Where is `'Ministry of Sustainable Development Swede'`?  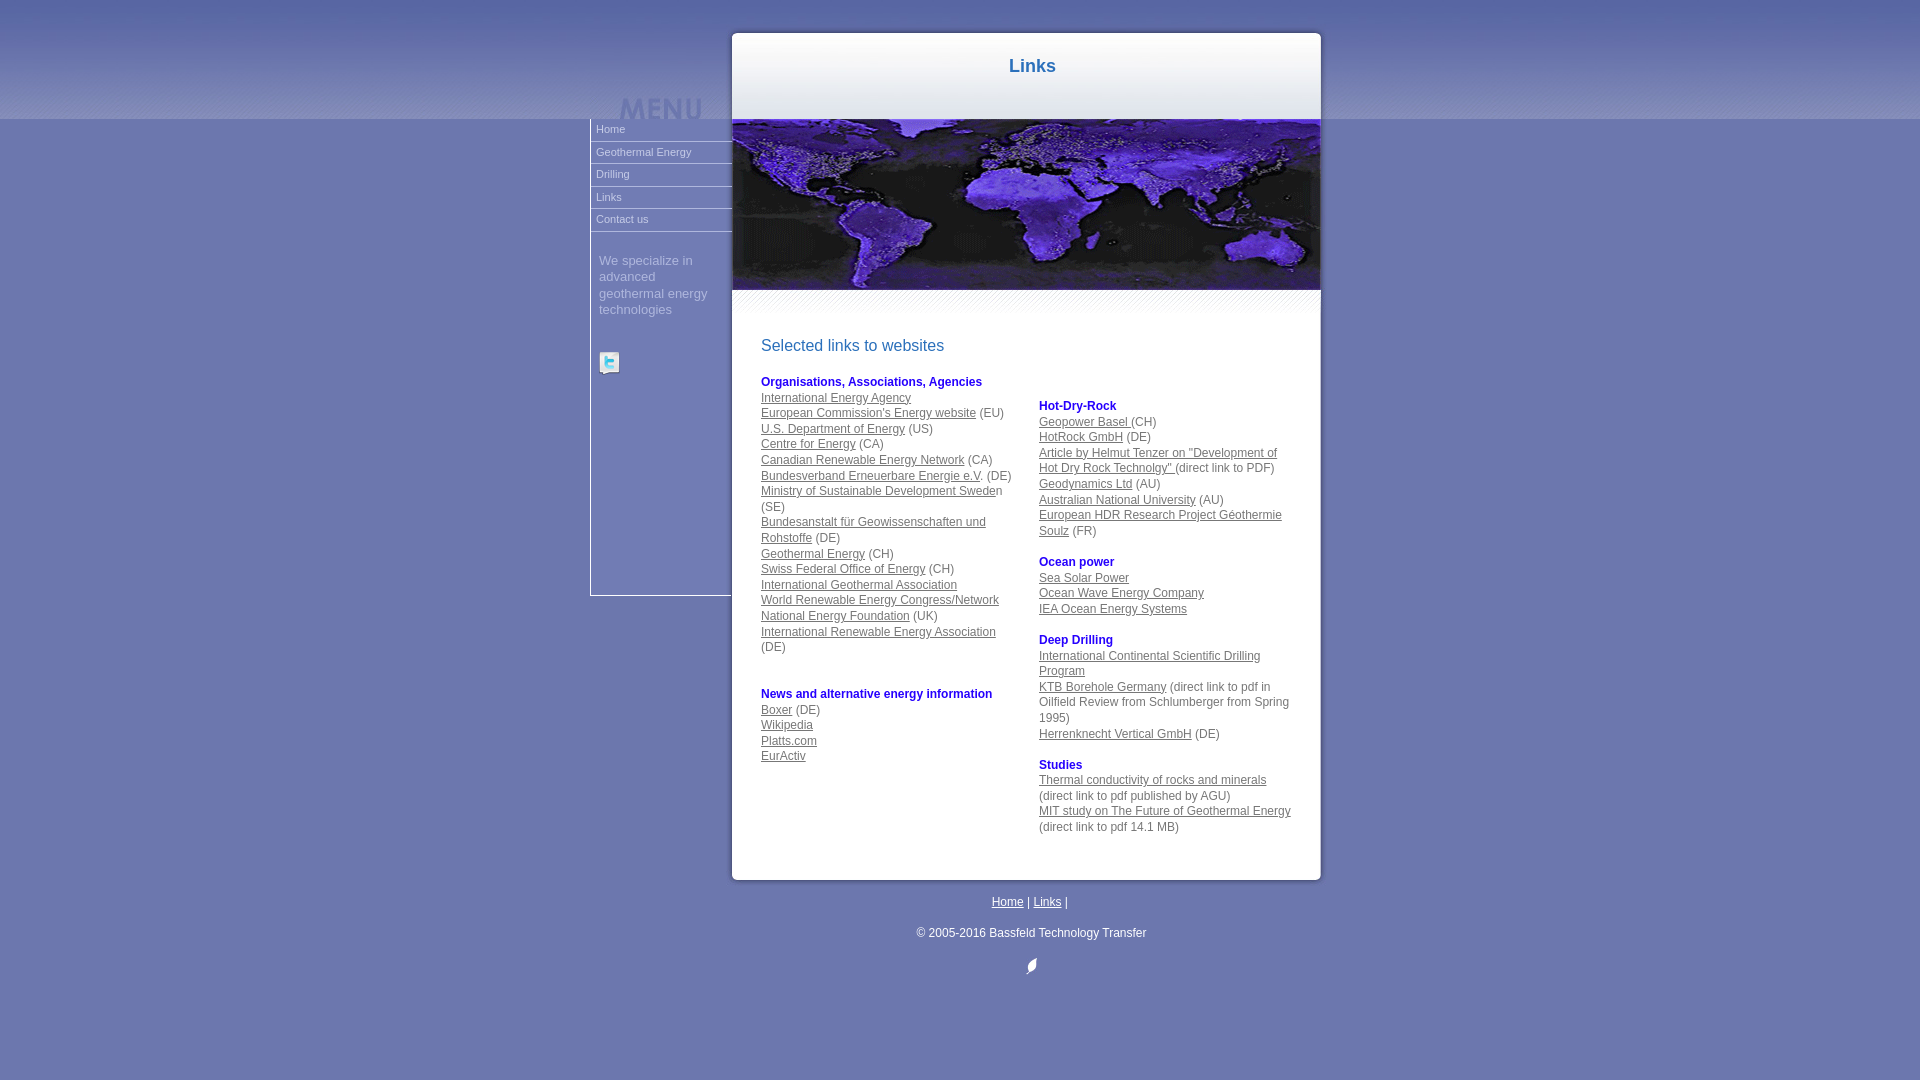 'Ministry of Sustainable Development Swede' is located at coordinates (878, 490).